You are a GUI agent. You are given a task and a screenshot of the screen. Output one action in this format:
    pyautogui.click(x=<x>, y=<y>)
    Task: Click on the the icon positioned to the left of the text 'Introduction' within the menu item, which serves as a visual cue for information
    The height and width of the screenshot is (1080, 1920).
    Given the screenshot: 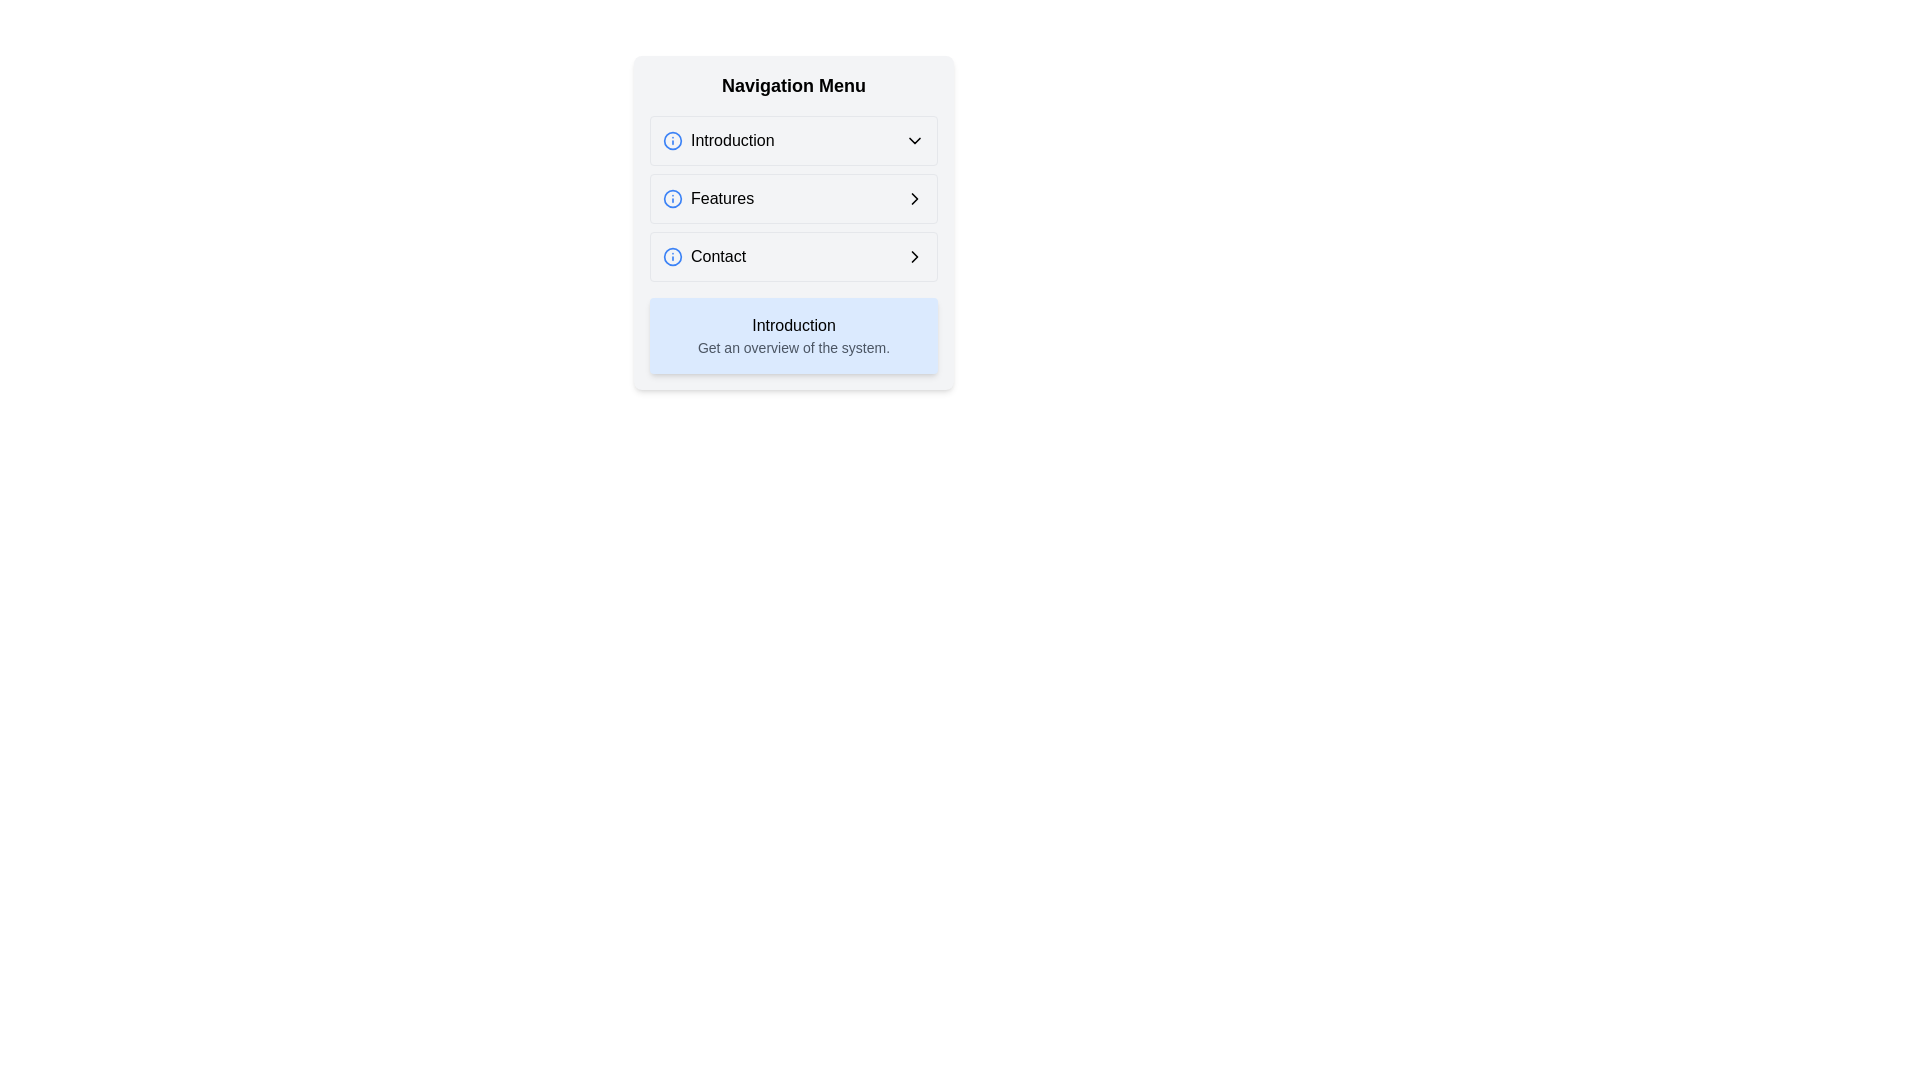 What is the action you would take?
    pyautogui.click(x=672, y=140)
    